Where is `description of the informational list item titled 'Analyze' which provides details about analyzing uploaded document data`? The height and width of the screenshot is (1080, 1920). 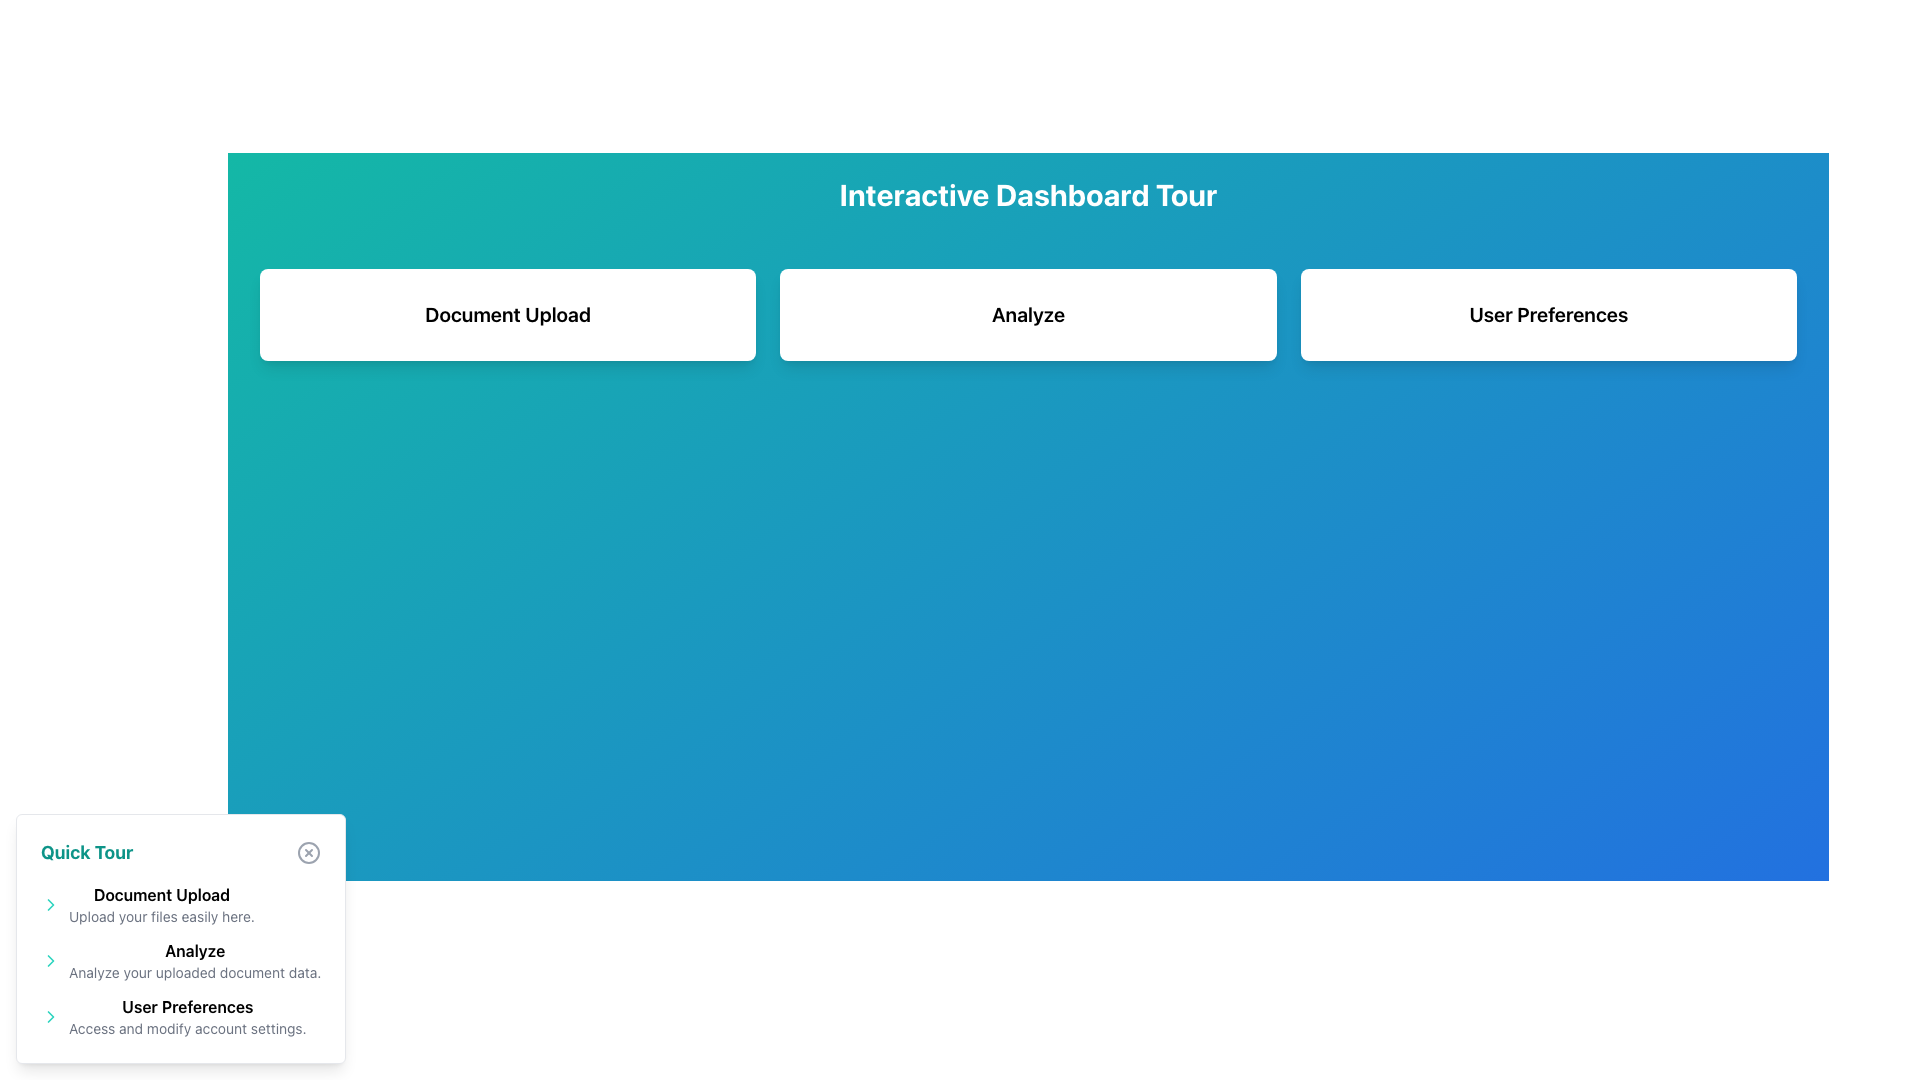
description of the informational list item titled 'Analyze' which provides details about analyzing uploaded document data is located at coordinates (181, 959).